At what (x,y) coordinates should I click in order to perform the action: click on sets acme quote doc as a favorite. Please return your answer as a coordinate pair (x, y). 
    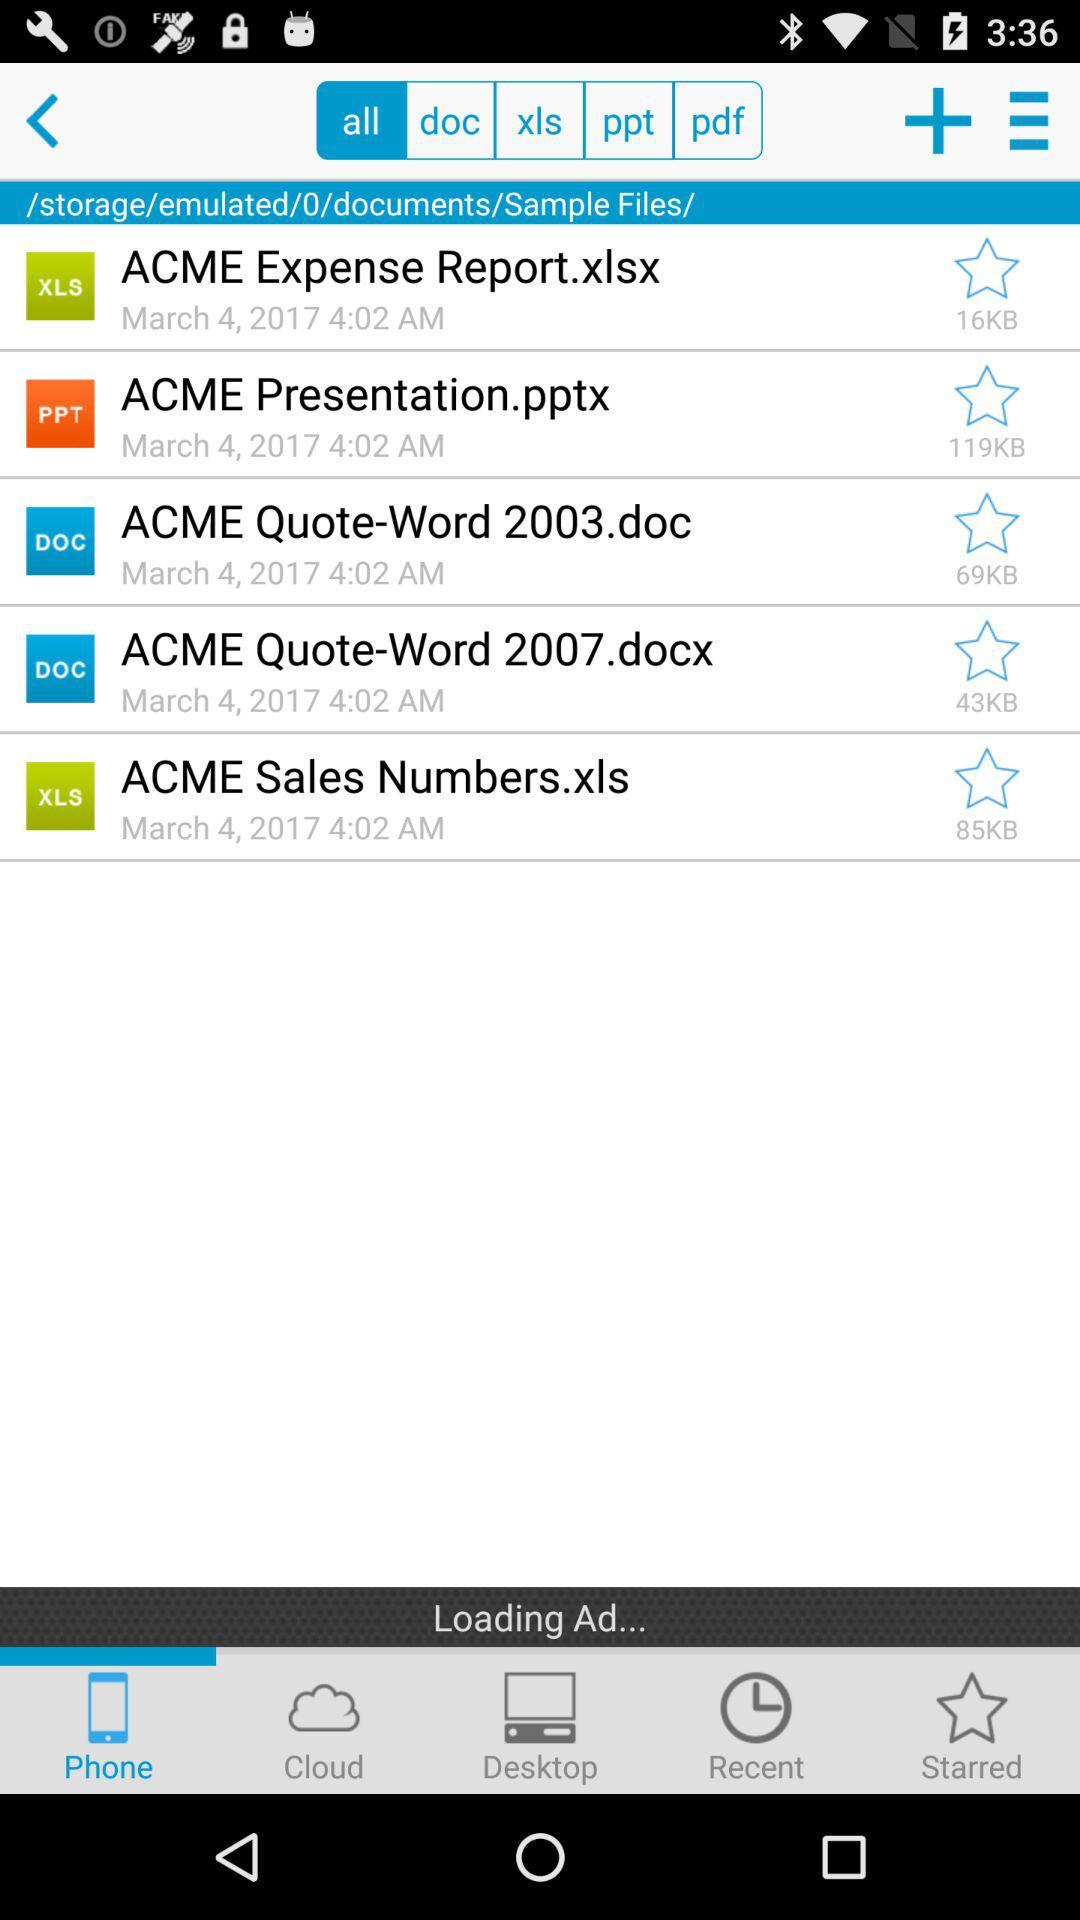
    Looking at the image, I should click on (986, 651).